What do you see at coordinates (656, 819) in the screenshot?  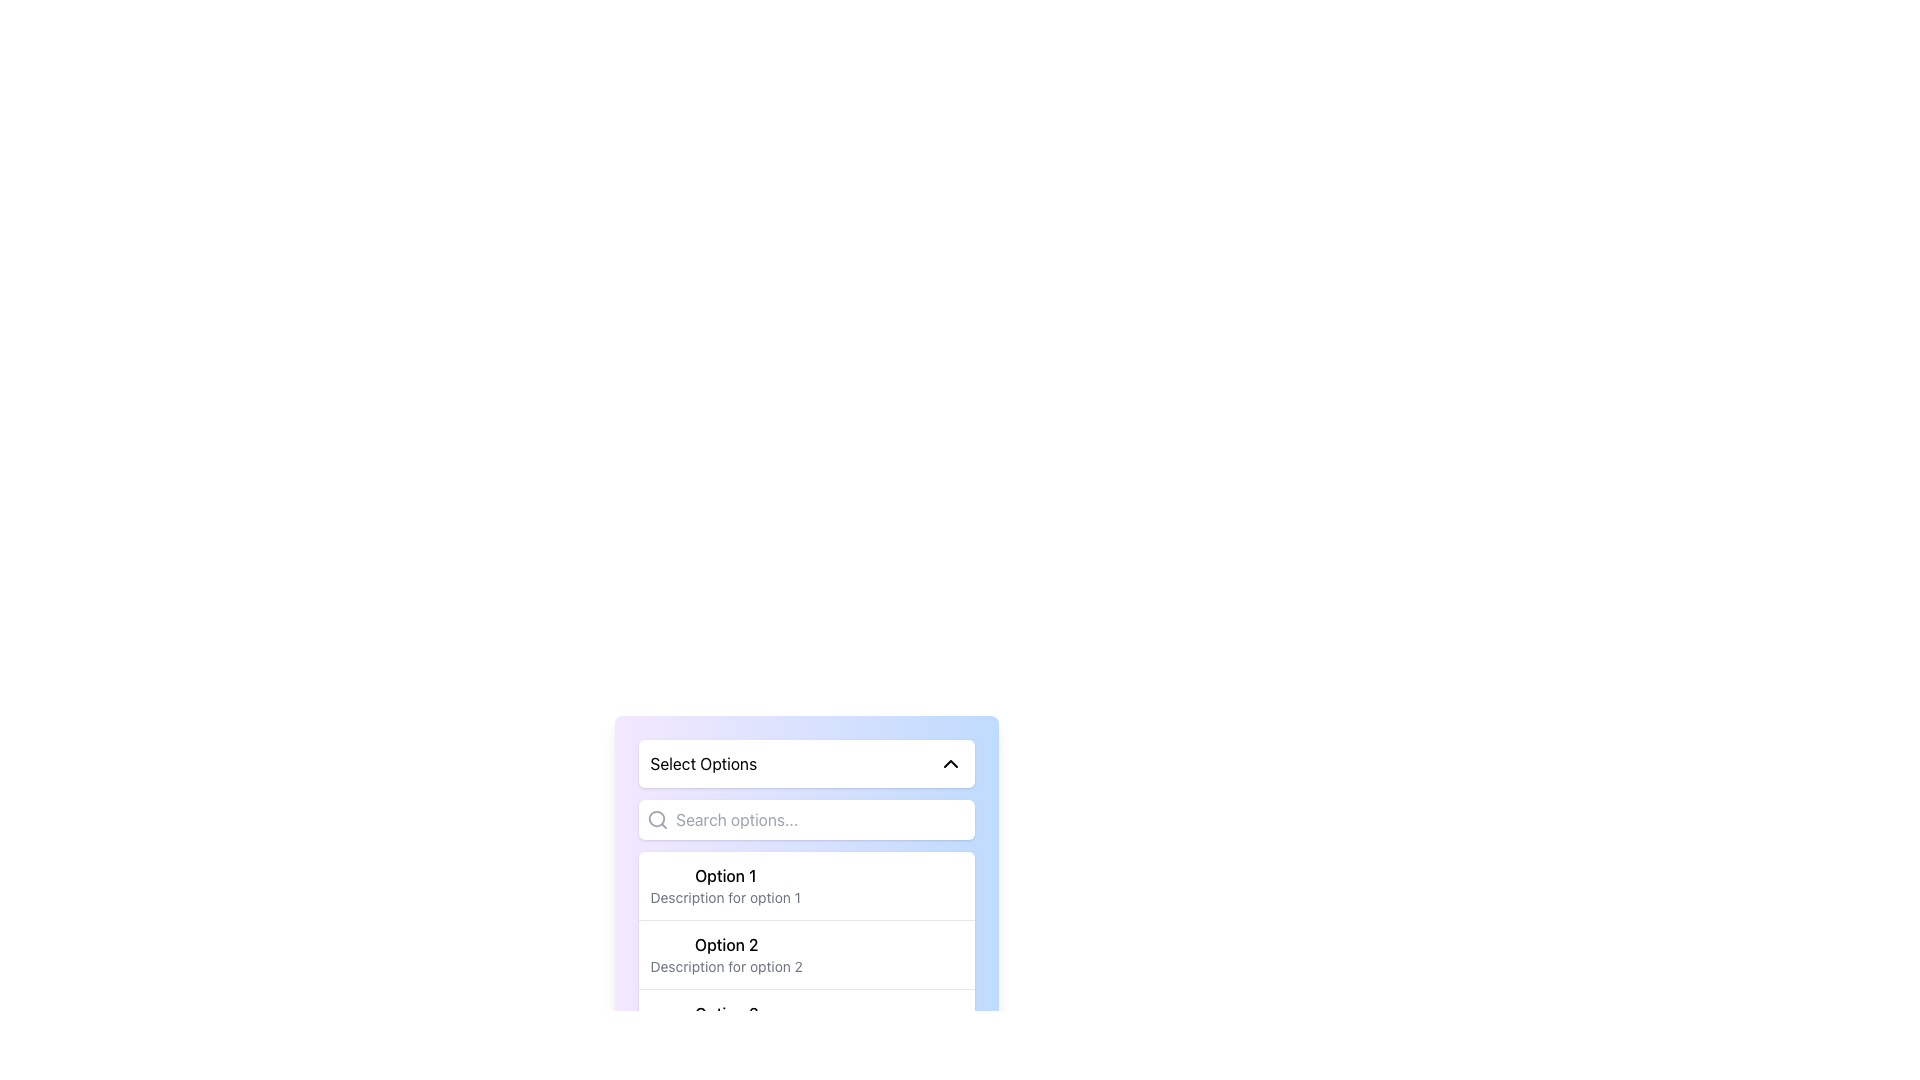 I see `the graphical decoration within the search icon, which is part of the magnifying glass icon located to the left of the search input field below the 'Select Options' button` at bounding box center [656, 819].